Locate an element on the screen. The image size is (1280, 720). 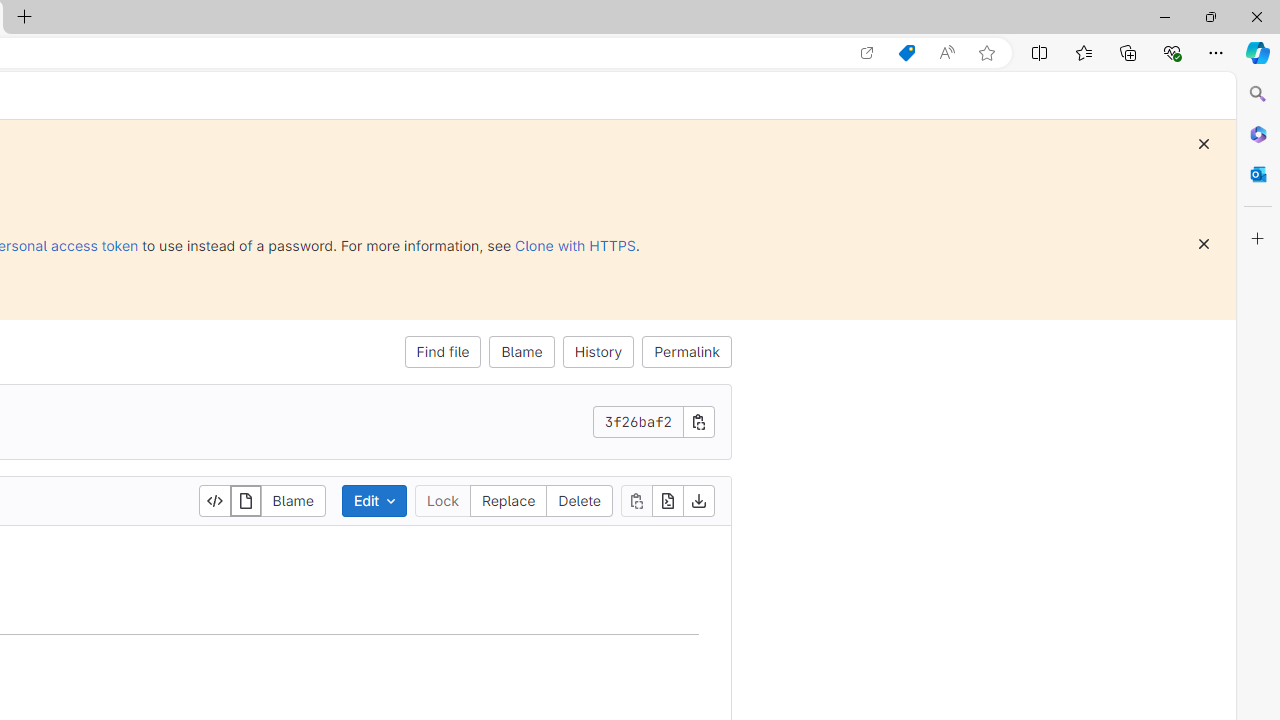
'Delete' is located at coordinates (578, 500).